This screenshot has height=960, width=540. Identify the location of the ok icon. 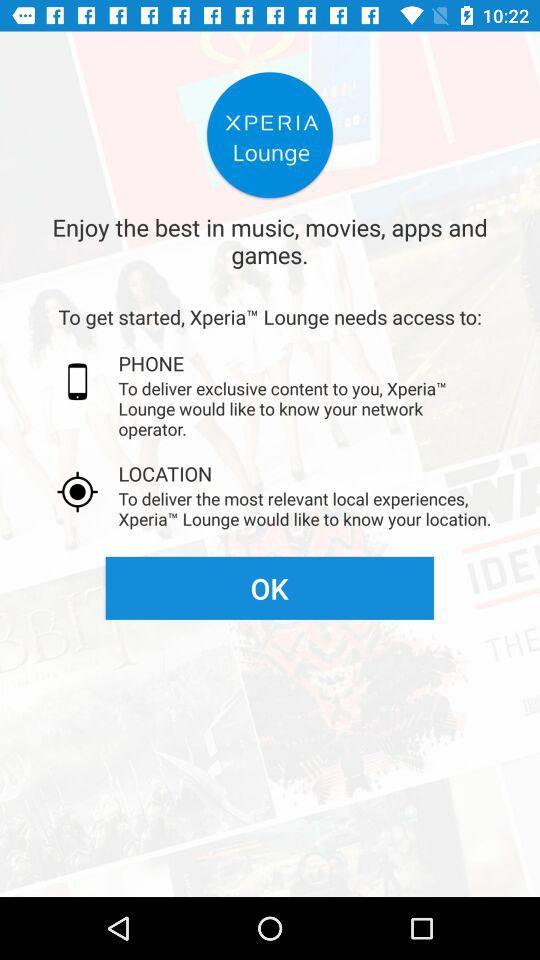
(269, 588).